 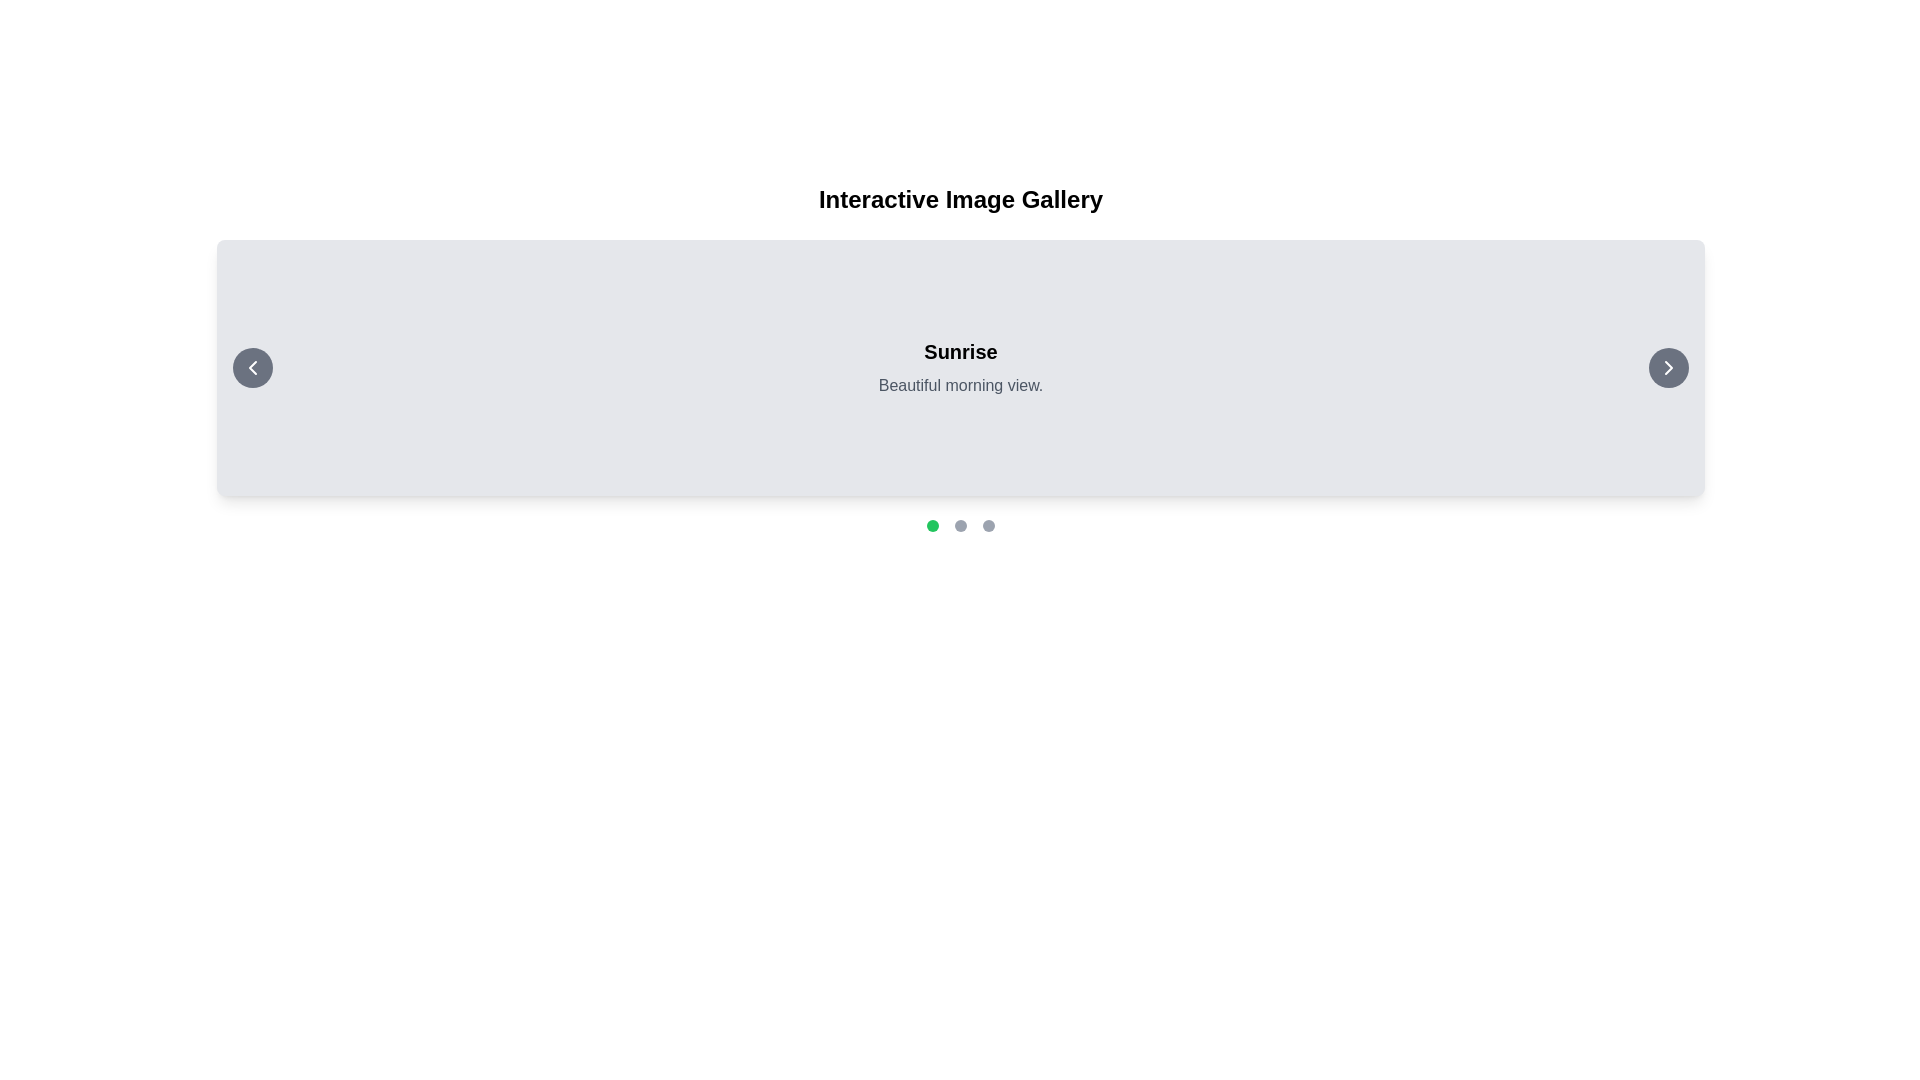 What do you see at coordinates (252, 367) in the screenshot?
I see `the chevron icon, which serves as a navigational button for the image gallery` at bounding box center [252, 367].